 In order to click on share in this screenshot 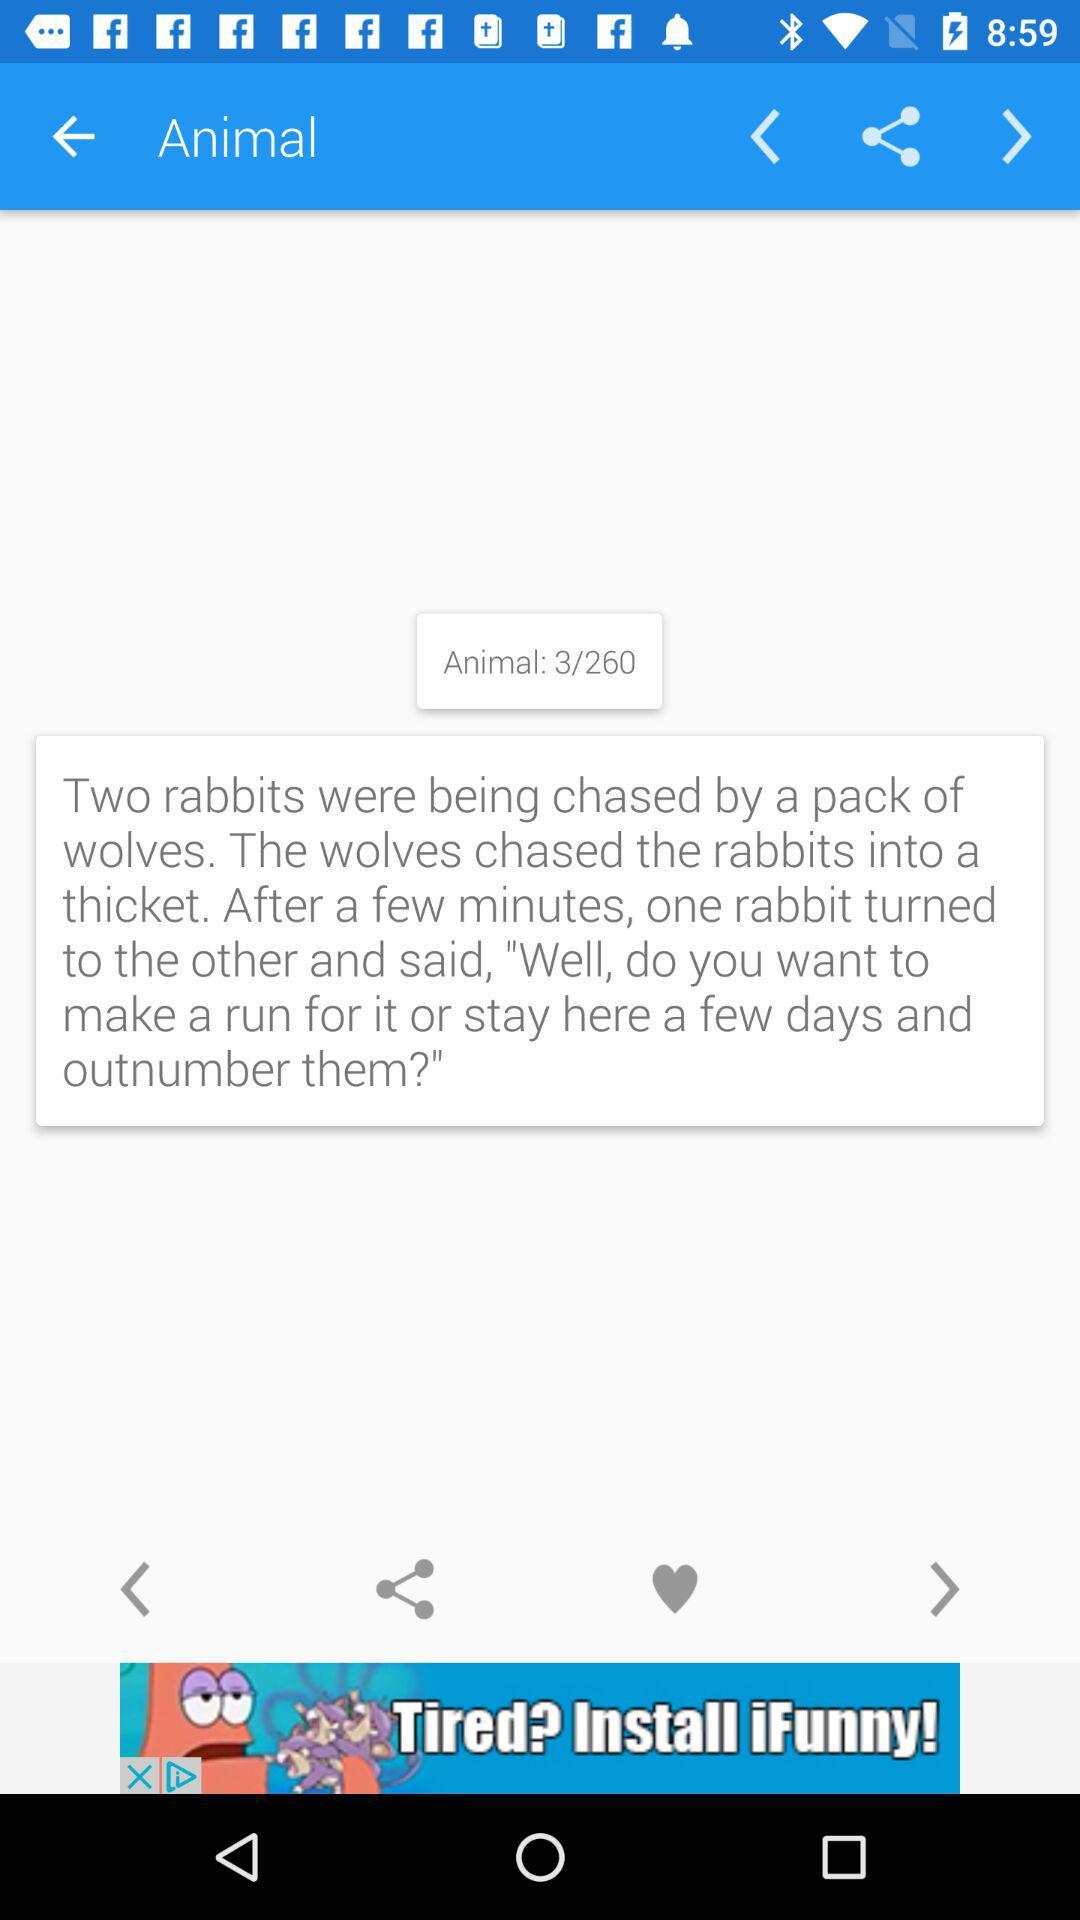, I will do `click(405, 1588)`.